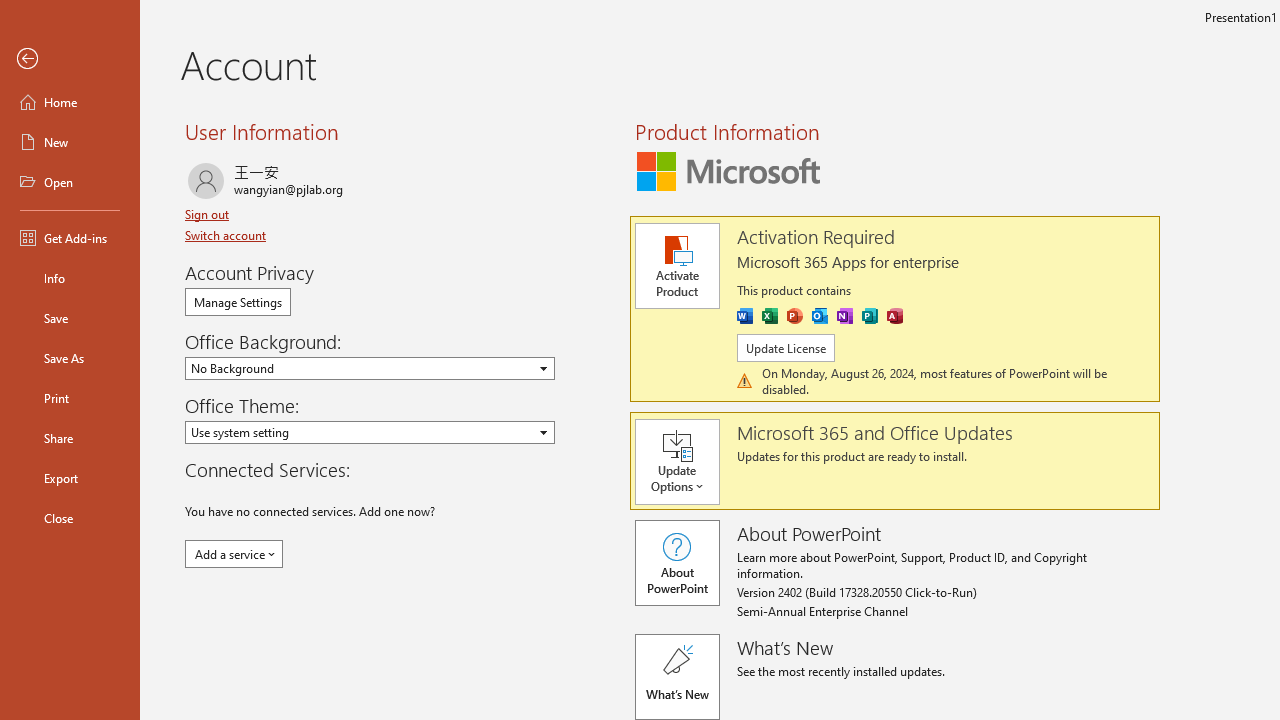 Image resolution: width=1280 pixels, height=720 pixels. What do you see at coordinates (677, 265) in the screenshot?
I see `'Activate Product'` at bounding box center [677, 265].